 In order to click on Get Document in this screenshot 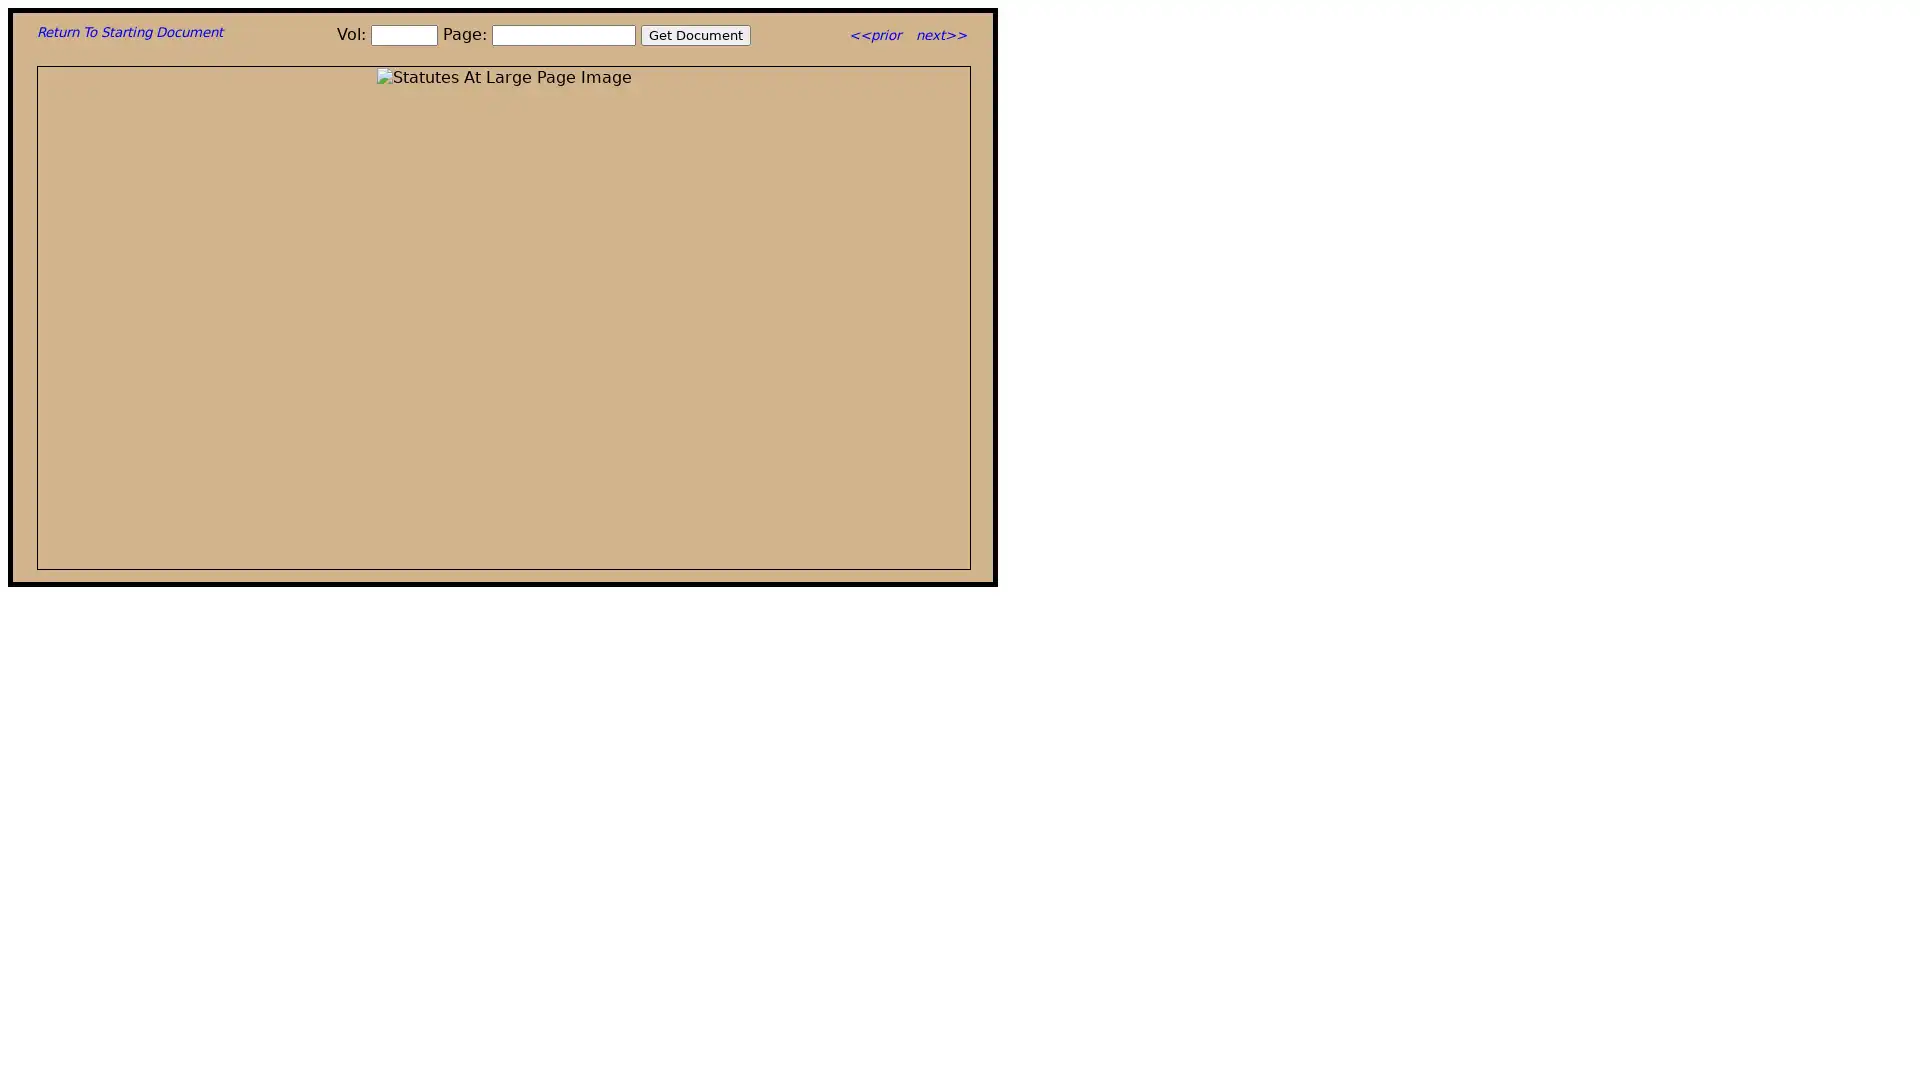, I will do `click(696, 35)`.